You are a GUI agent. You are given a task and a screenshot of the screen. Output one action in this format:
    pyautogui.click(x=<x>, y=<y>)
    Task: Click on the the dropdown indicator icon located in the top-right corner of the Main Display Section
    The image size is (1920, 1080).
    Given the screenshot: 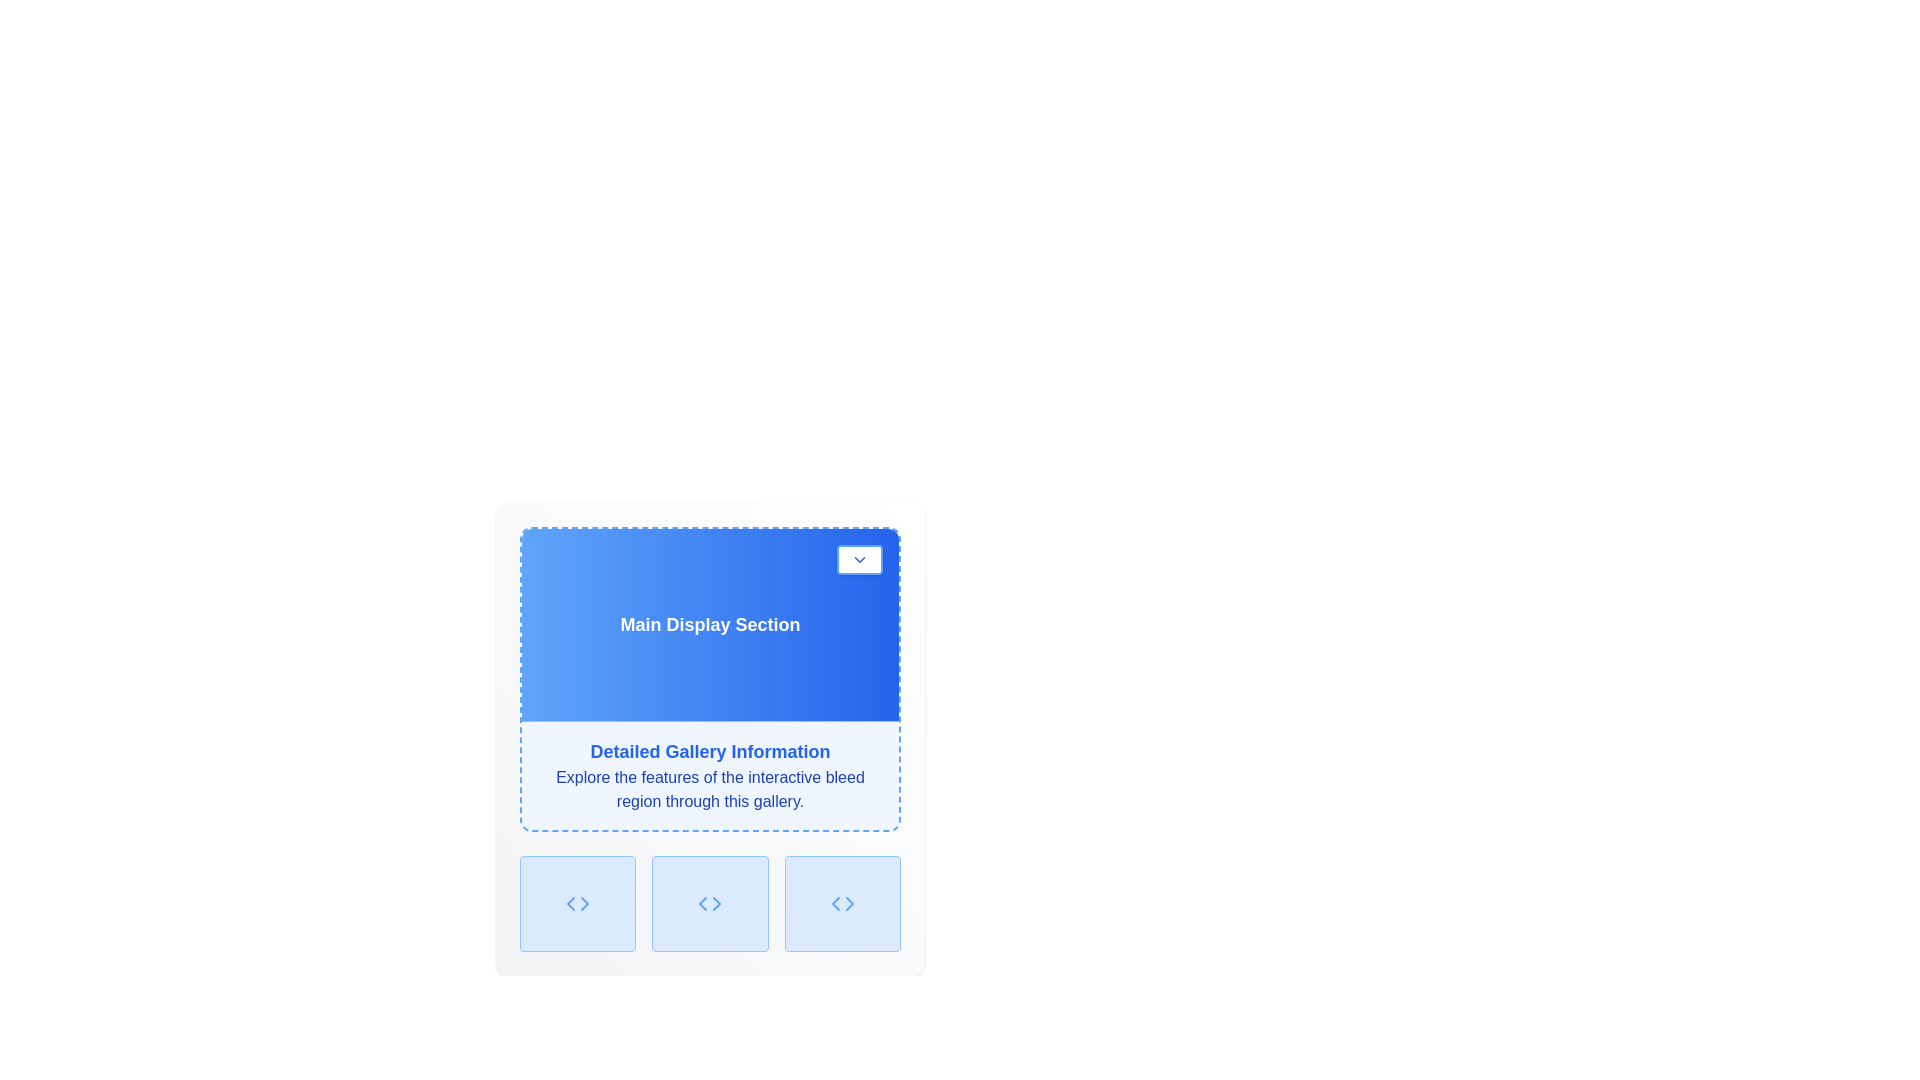 What is the action you would take?
    pyautogui.click(x=859, y=559)
    